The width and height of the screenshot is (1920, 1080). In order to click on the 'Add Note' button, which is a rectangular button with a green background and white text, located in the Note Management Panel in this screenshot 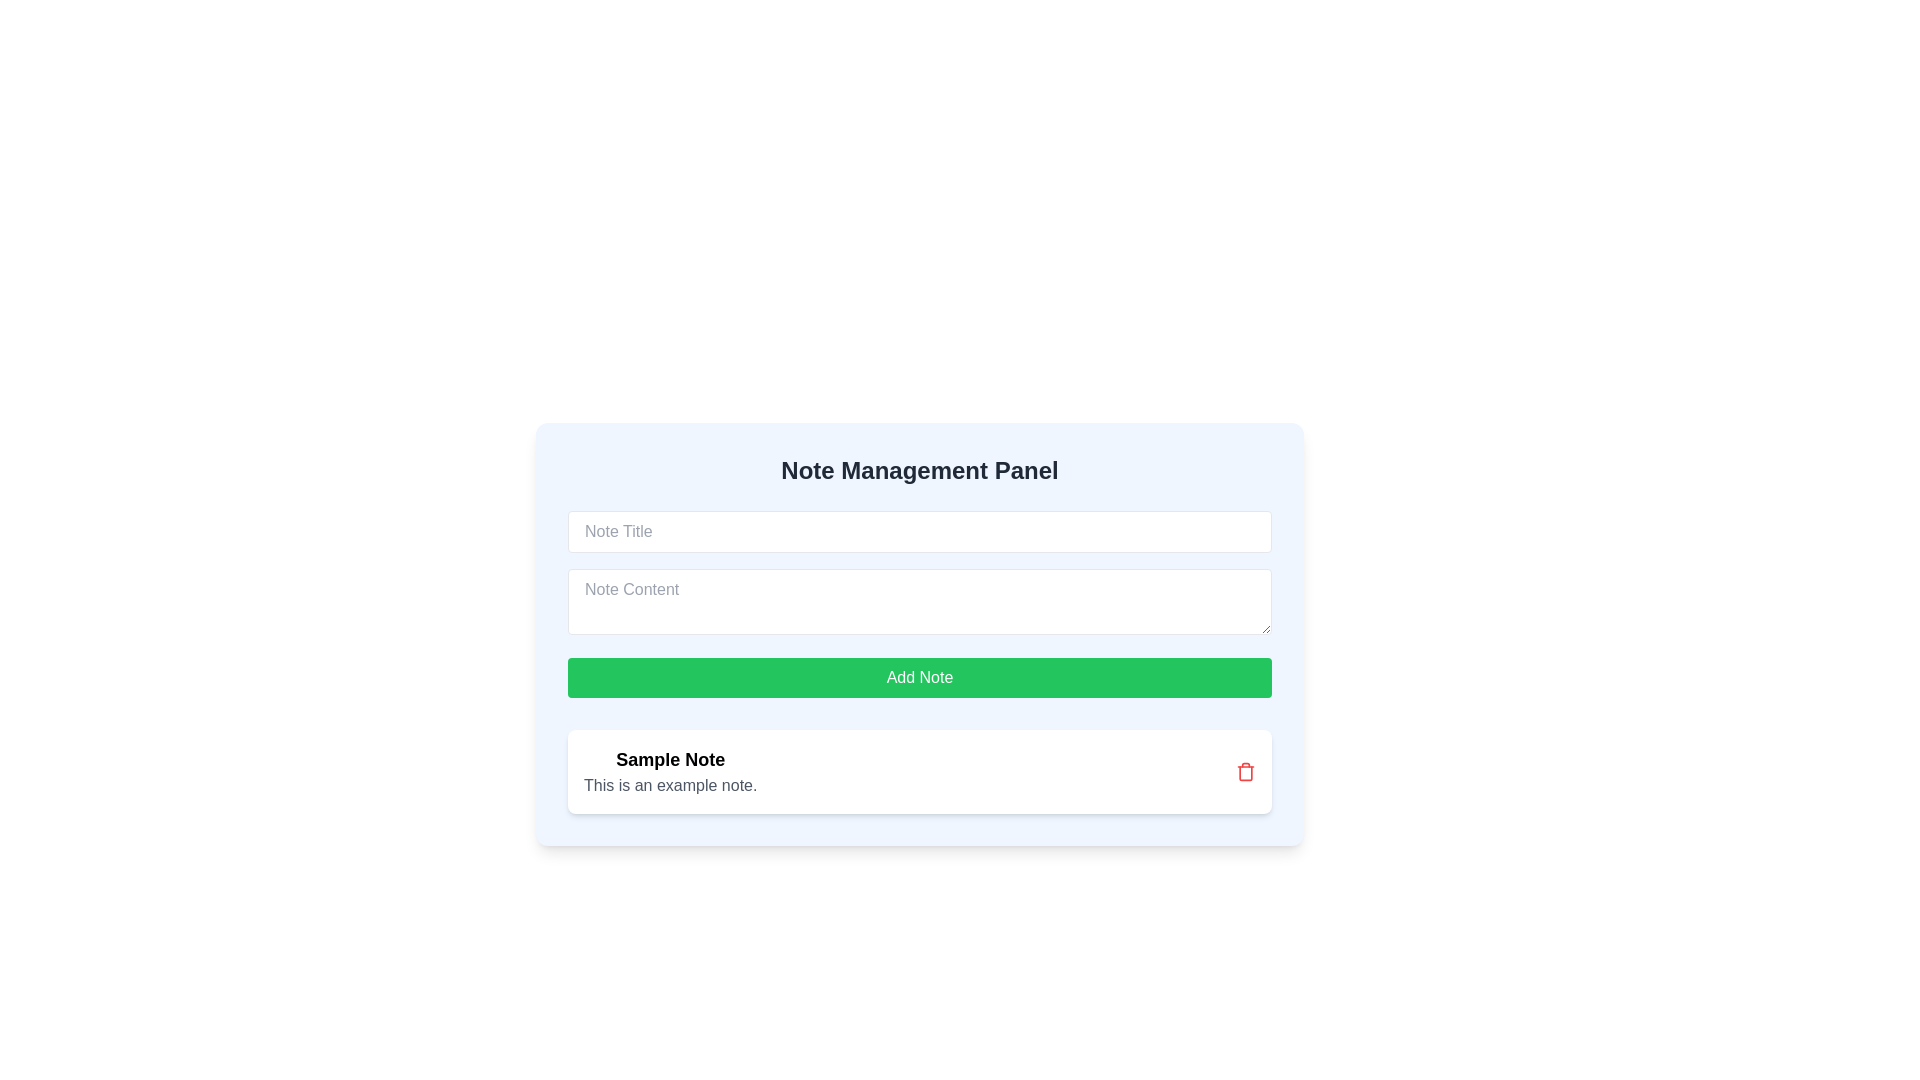, I will do `click(919, 677)`.